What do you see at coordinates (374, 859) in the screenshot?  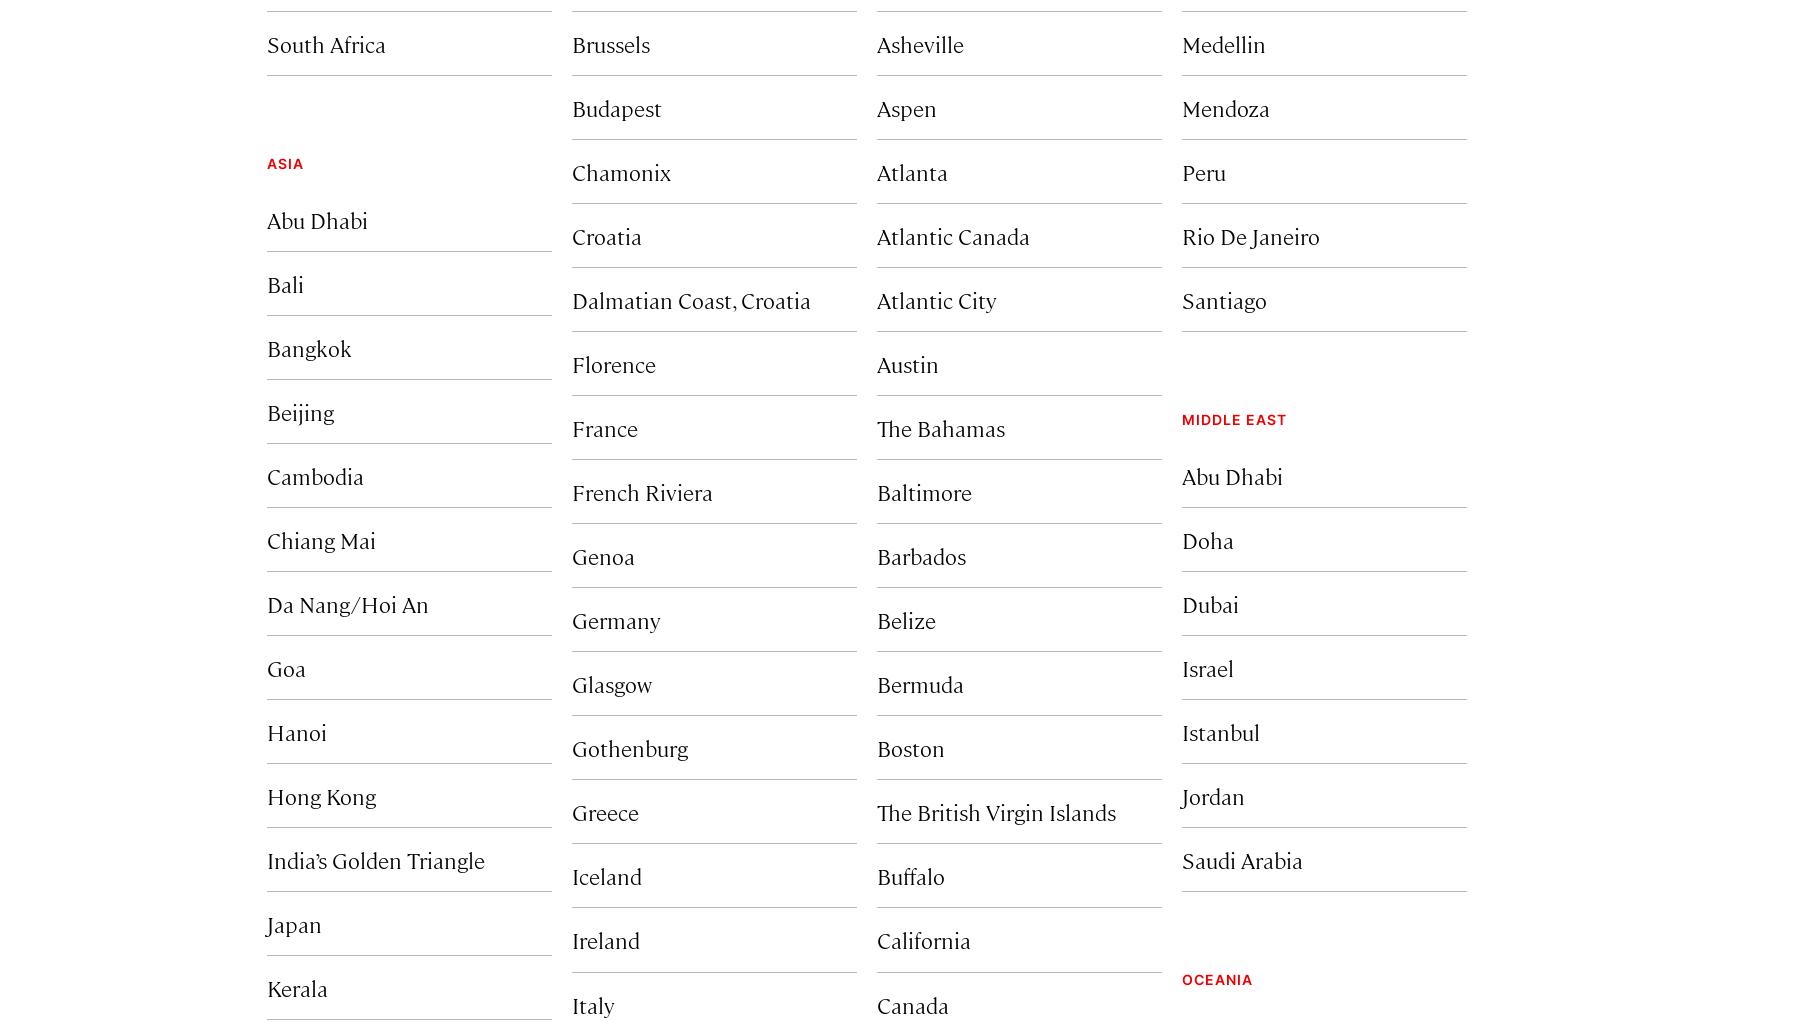 I see `'India’s Golden Triangle'` at bounding box center [374, 859].